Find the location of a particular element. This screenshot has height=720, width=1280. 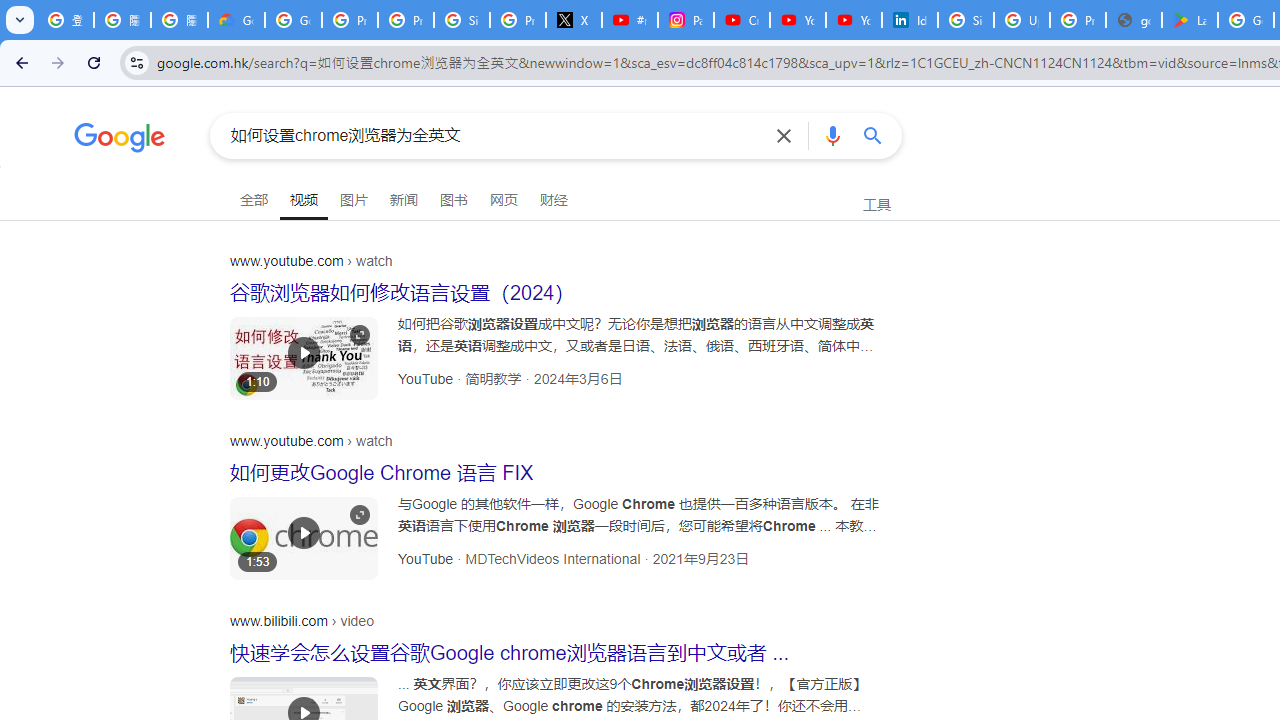

'Last Shelter: Survival - Apps on Google Play' is located at coordinates (1190, 20).